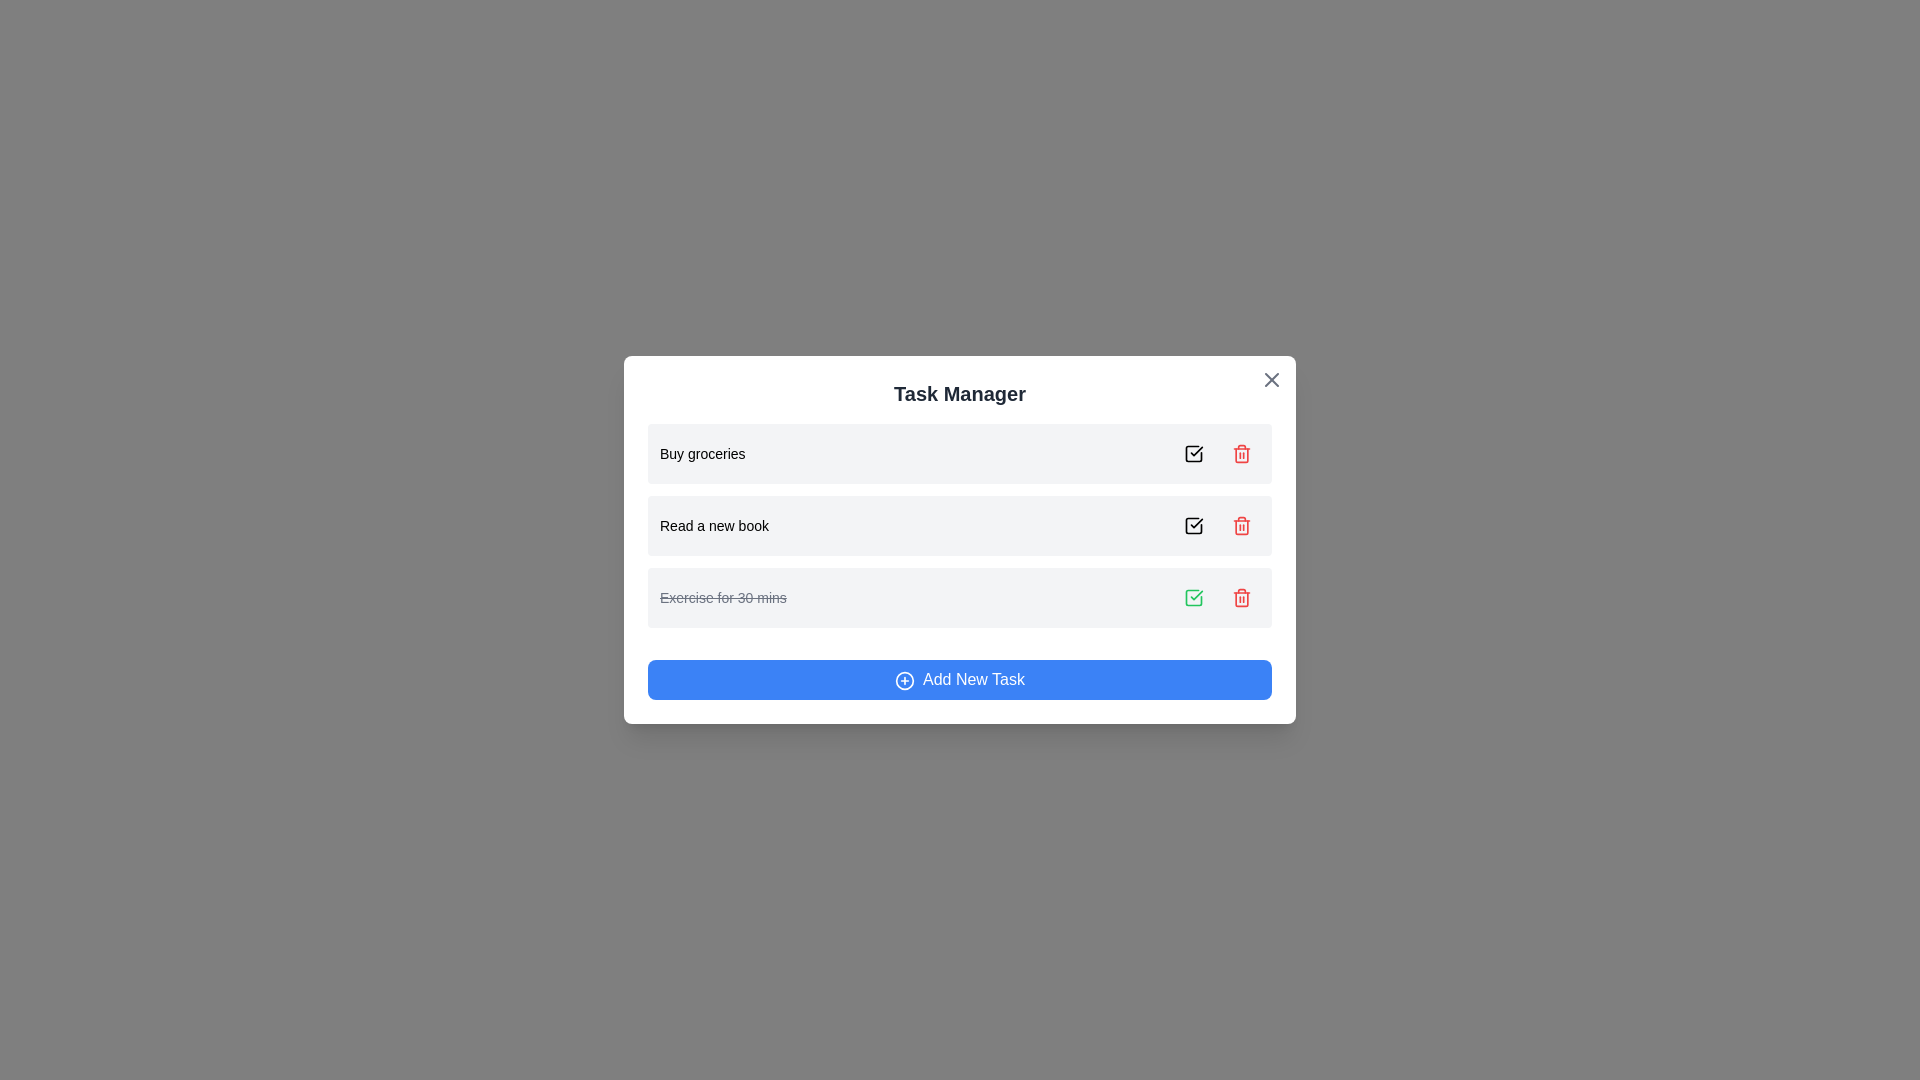  What do you see at coordinates (1194, 524) in the screenshot?
I see `the circular check mark button in the task manager interface labeled 'Read a new book'` at bounding box center [1194, 524].